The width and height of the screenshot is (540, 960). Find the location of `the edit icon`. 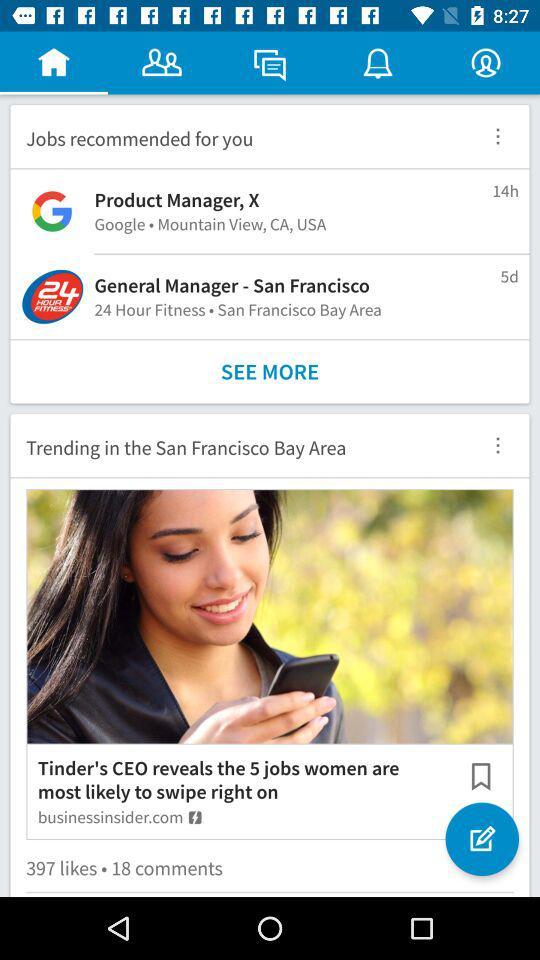

the edit icon is located at coordinates (481, 839).